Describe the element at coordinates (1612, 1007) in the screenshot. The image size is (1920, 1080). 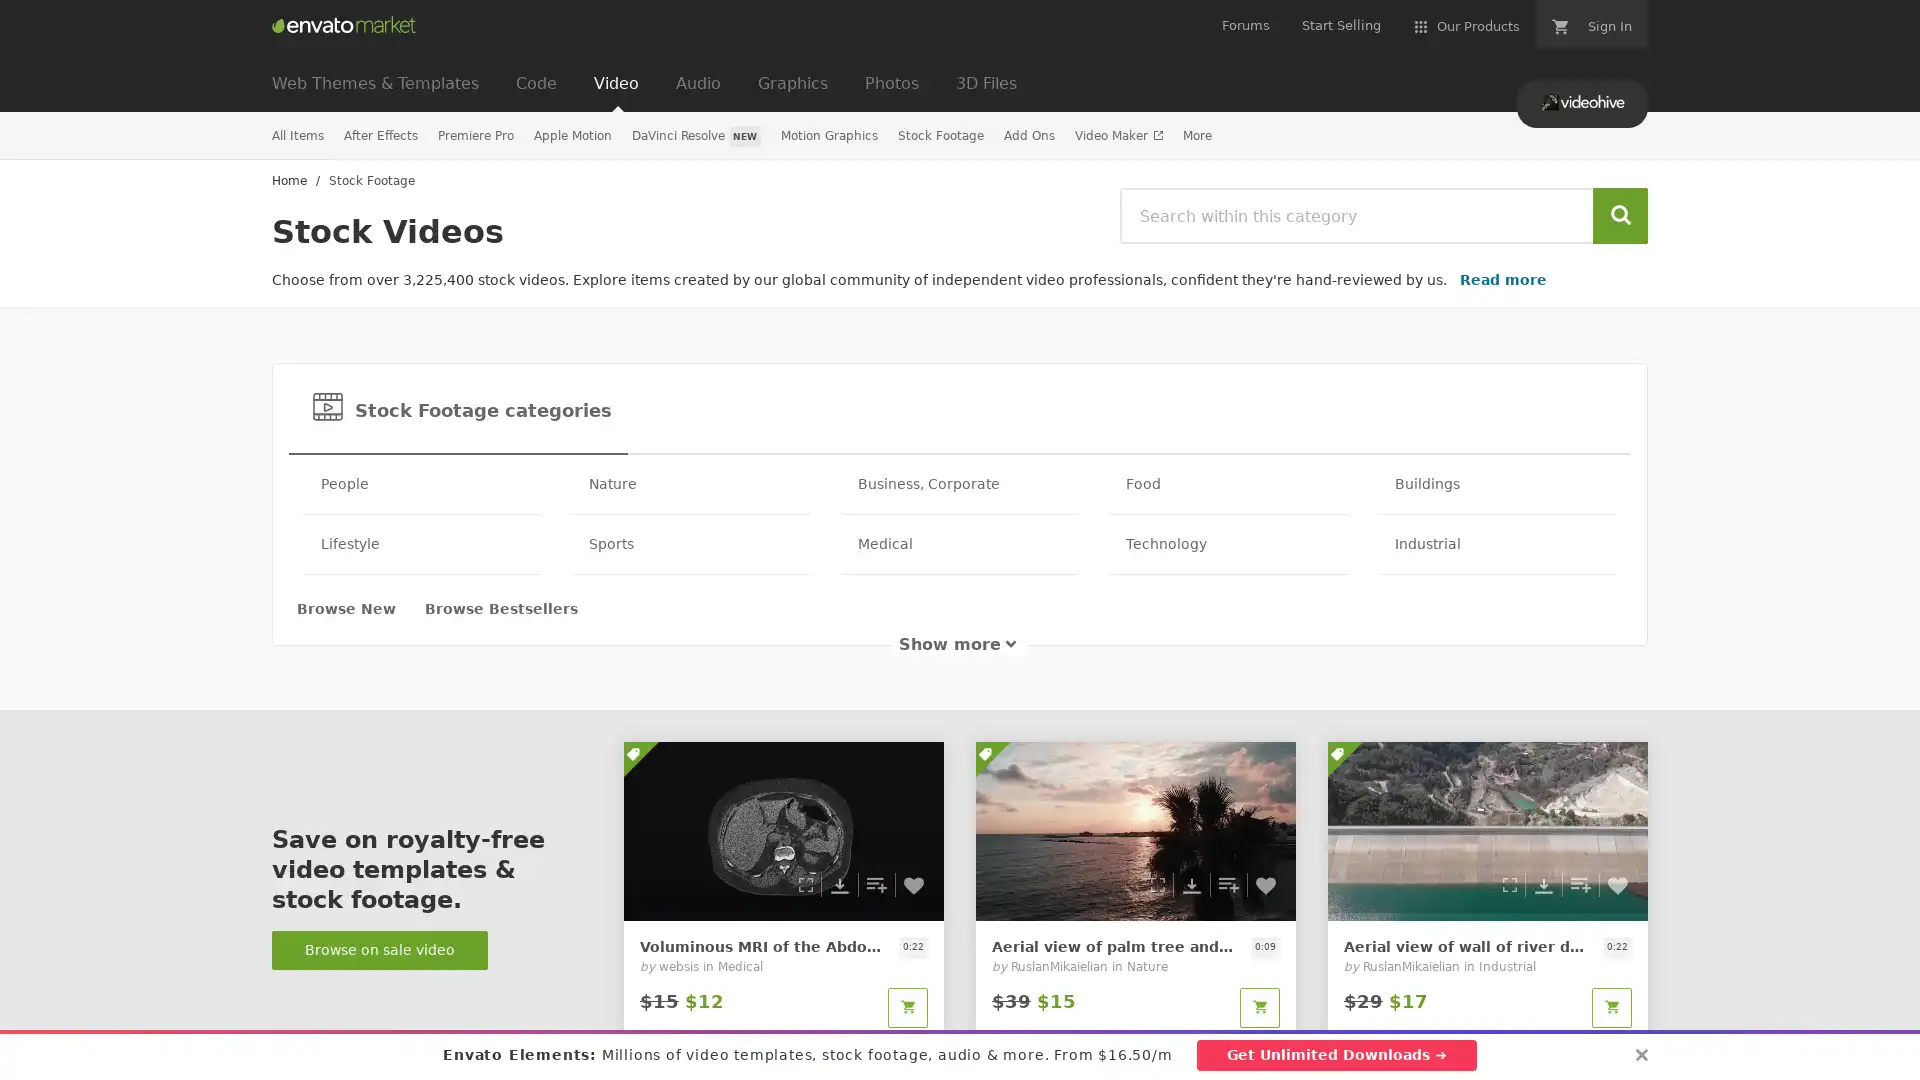
I see `Add to cart` at that location.